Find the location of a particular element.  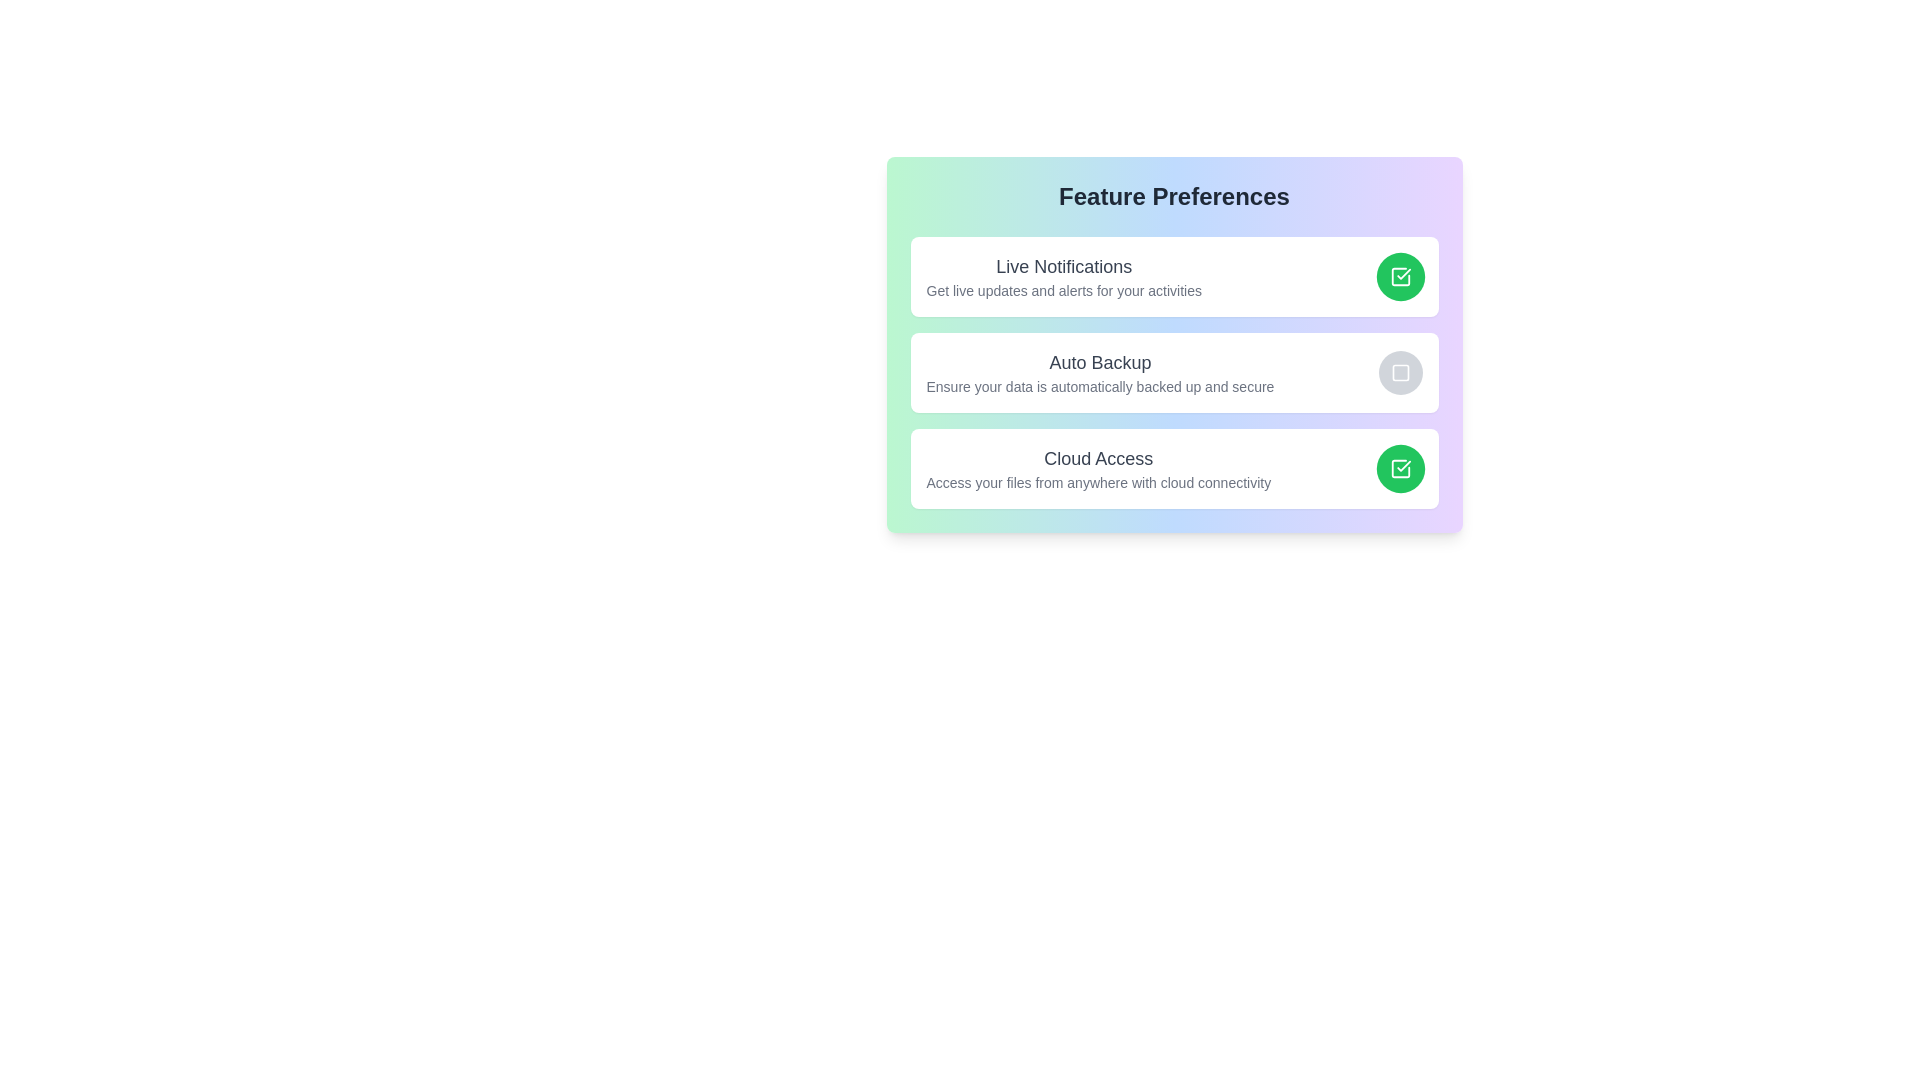

the circular button containing the icon located to the right of the 'Auto Backup' label in the second entry of the 'Feature Preferences' list is located at coordinates (1399, 373).